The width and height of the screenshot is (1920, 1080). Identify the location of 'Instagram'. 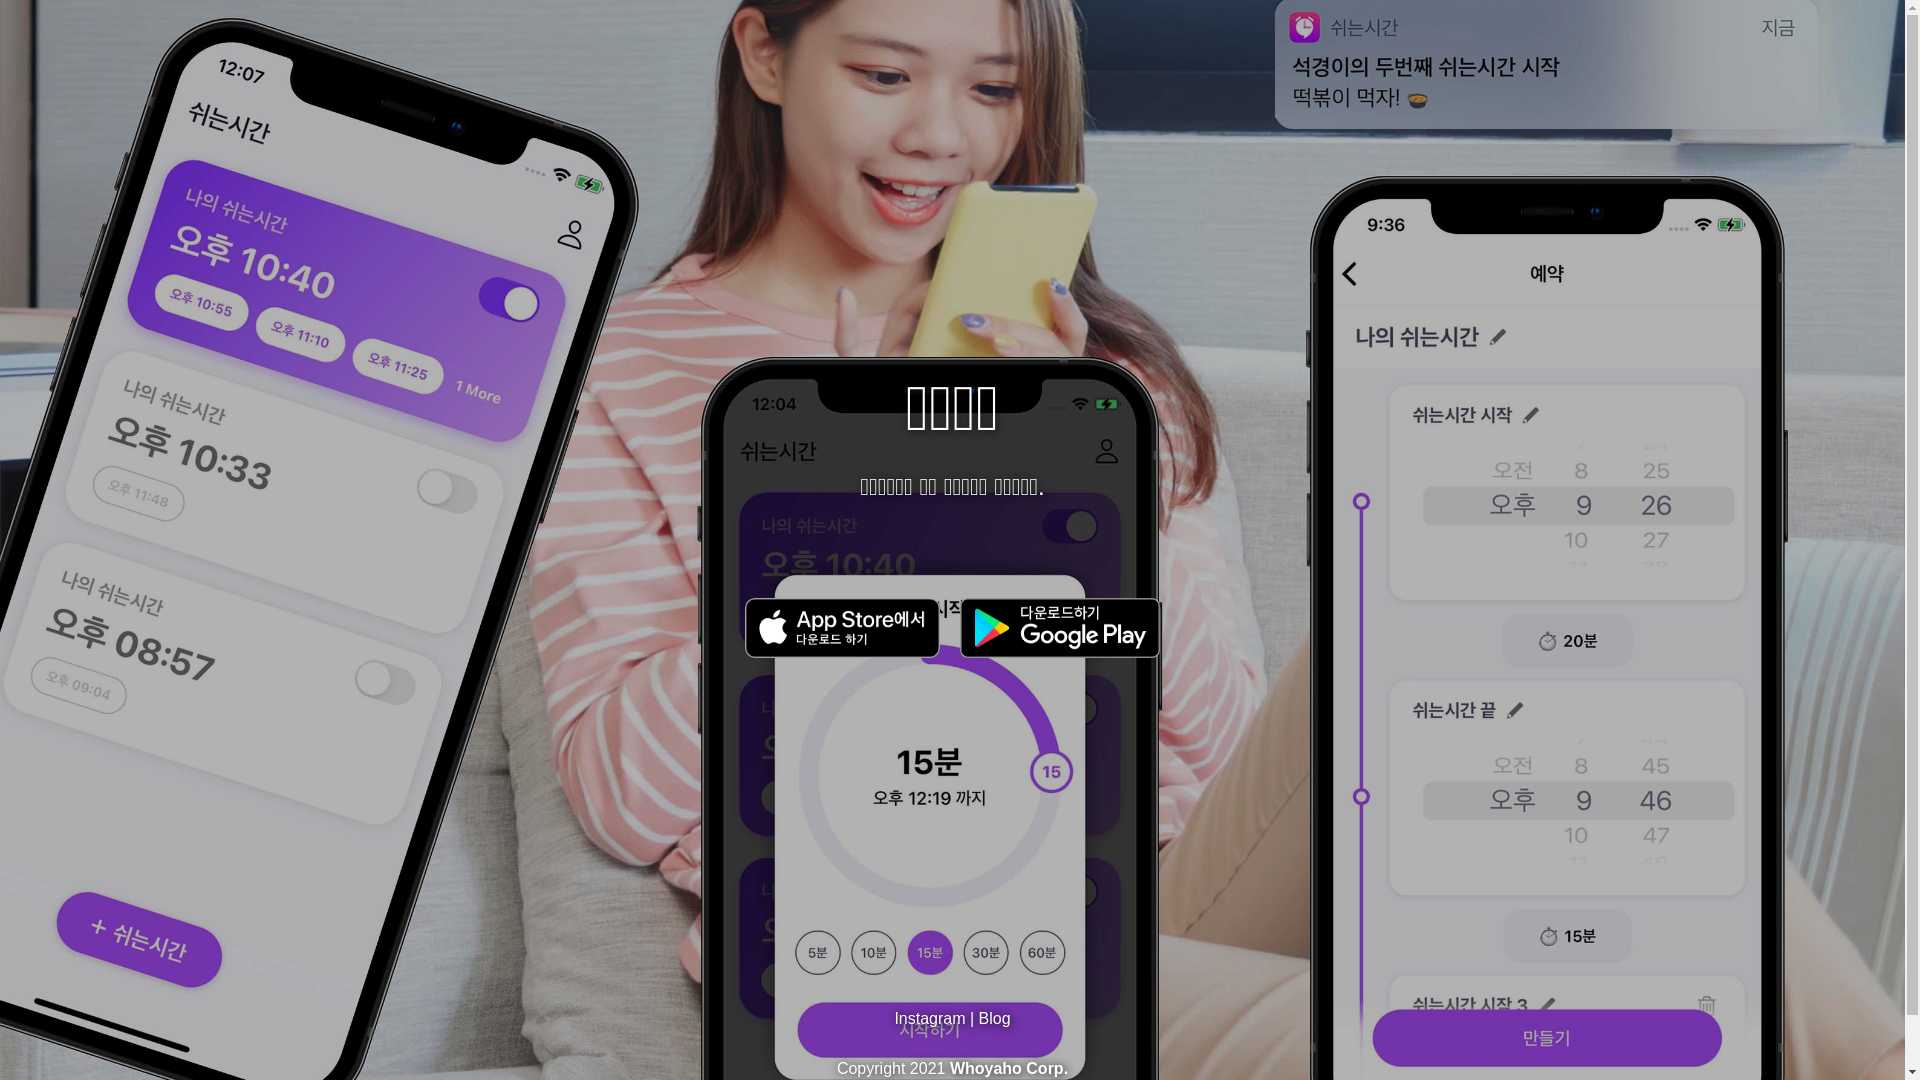
(928, 1018).